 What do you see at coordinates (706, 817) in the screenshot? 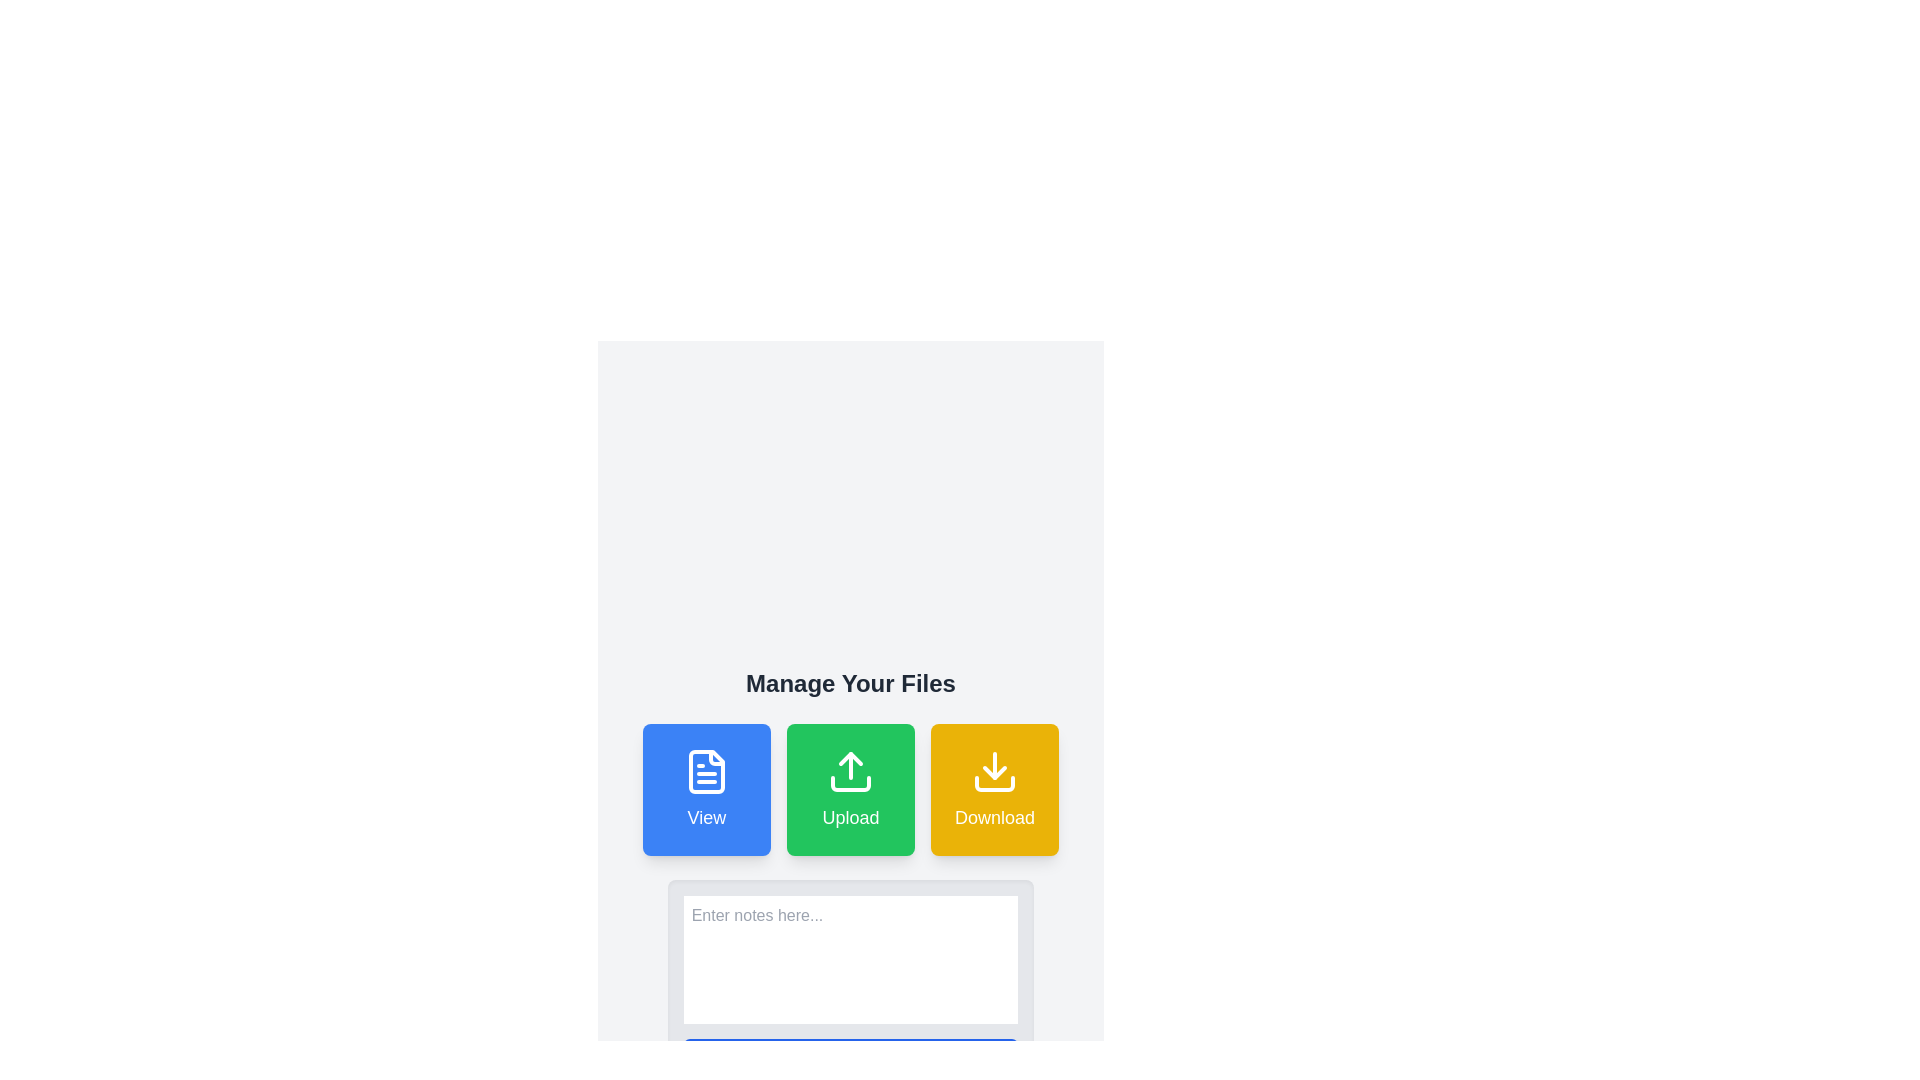
I see `the button labeled 'View' which is a text label element displaying the word 'View' in bold on a blue background, located under a document icon and aligned with 'Upload' and 'Download' buttons` at bounding box center [706, 817].